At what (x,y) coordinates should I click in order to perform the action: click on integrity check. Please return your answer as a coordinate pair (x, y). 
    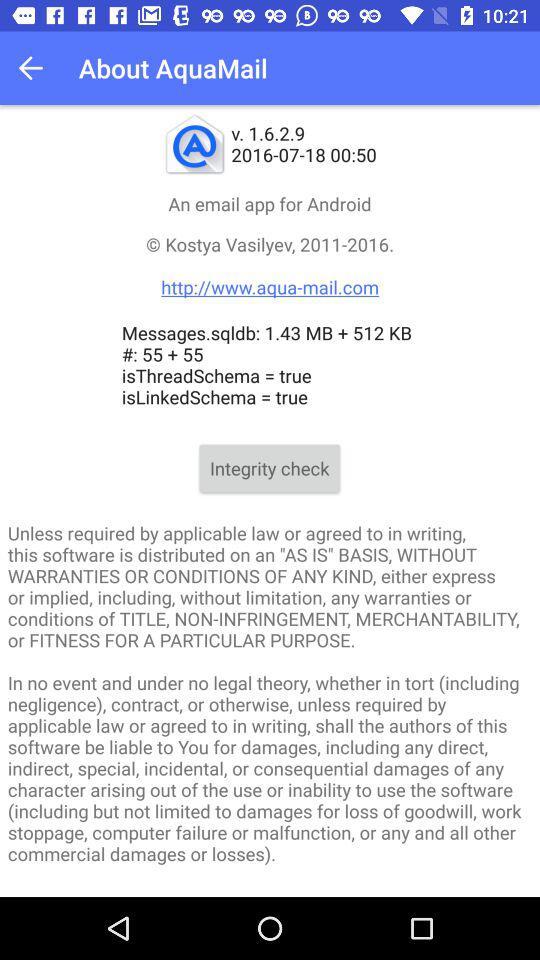
    Looking at the image, I should click on (269, 468).